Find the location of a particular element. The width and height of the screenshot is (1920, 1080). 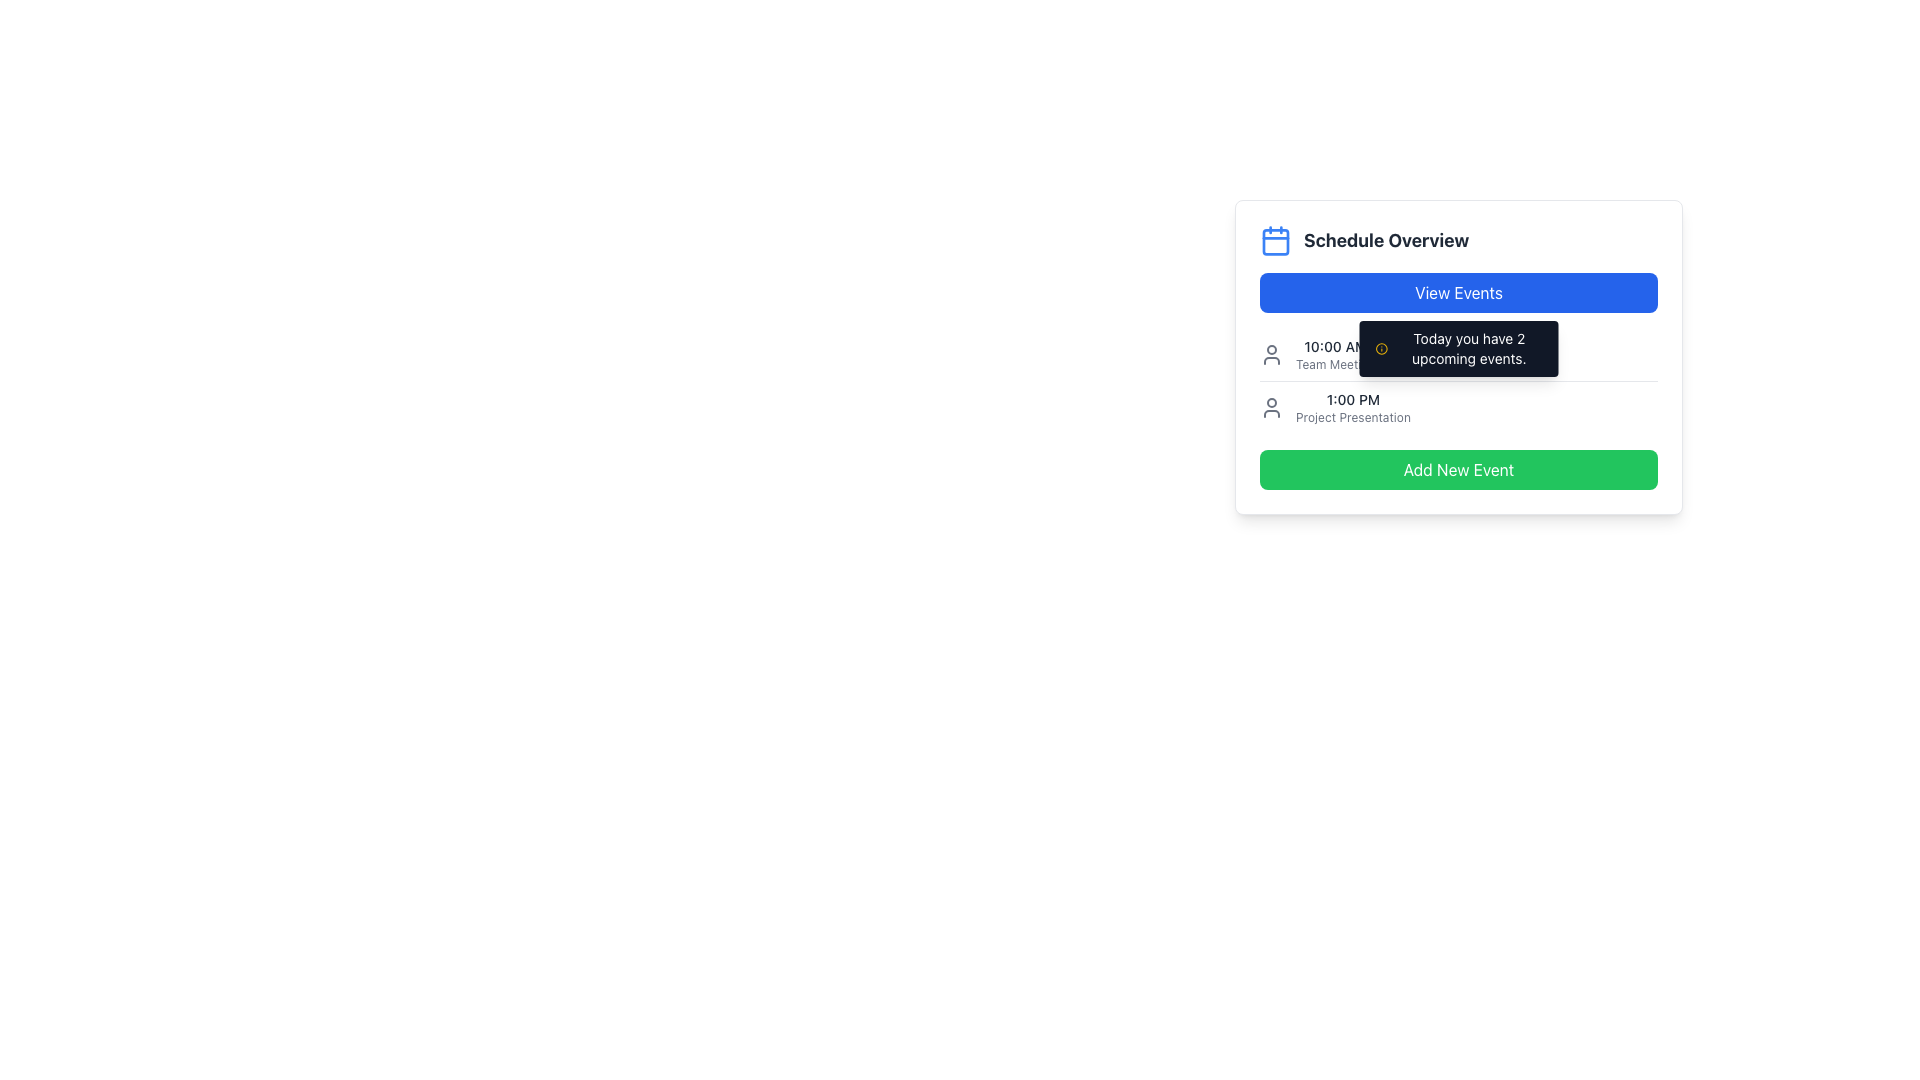

the 'Schedule Overview' text element, which is styled in bold dark gray and positioned to the right of a calendar icon in the heading bar is located at coordinates (1385, 239).